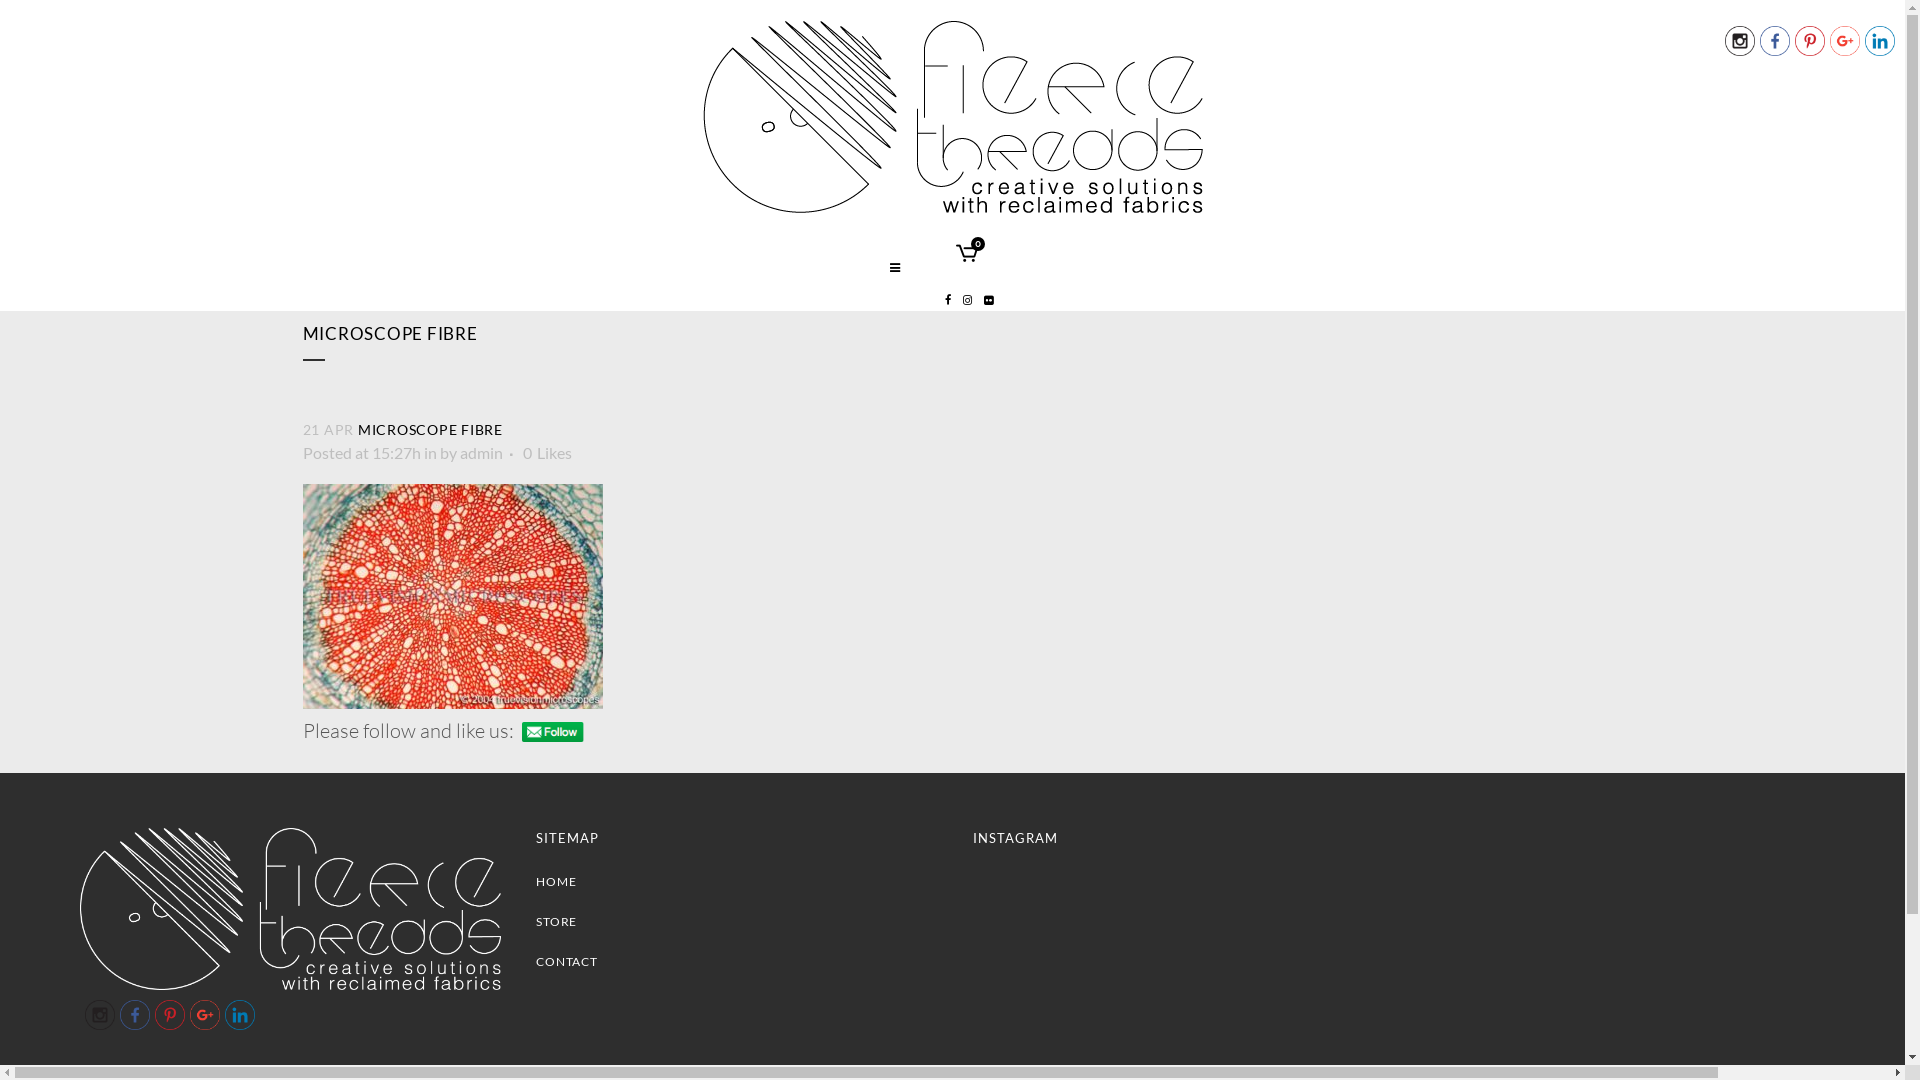  What do you see at coordinates (1760, 41) in the screenshot?
I see `'Facebook'` at bounding box center [1760, 41].